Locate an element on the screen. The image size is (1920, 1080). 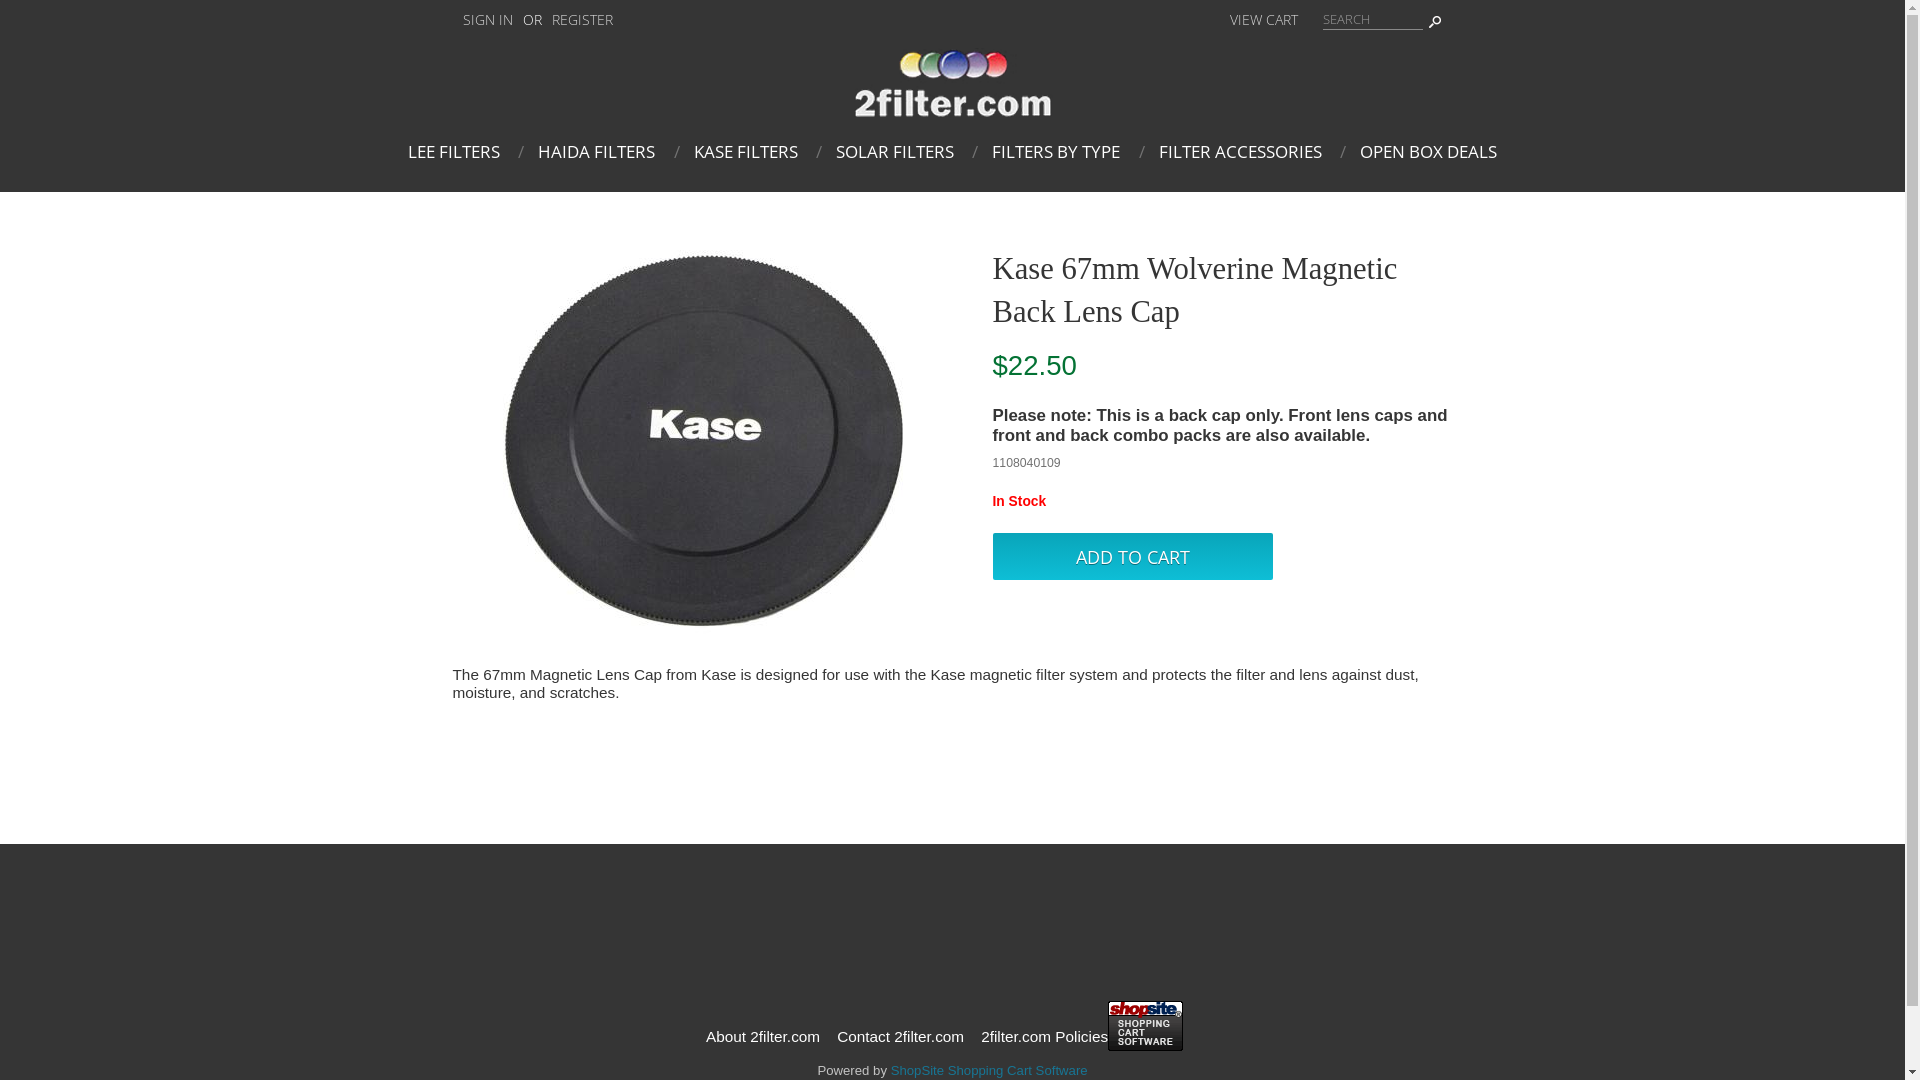
'SIGN IN' is located at coordinates (450, 19).